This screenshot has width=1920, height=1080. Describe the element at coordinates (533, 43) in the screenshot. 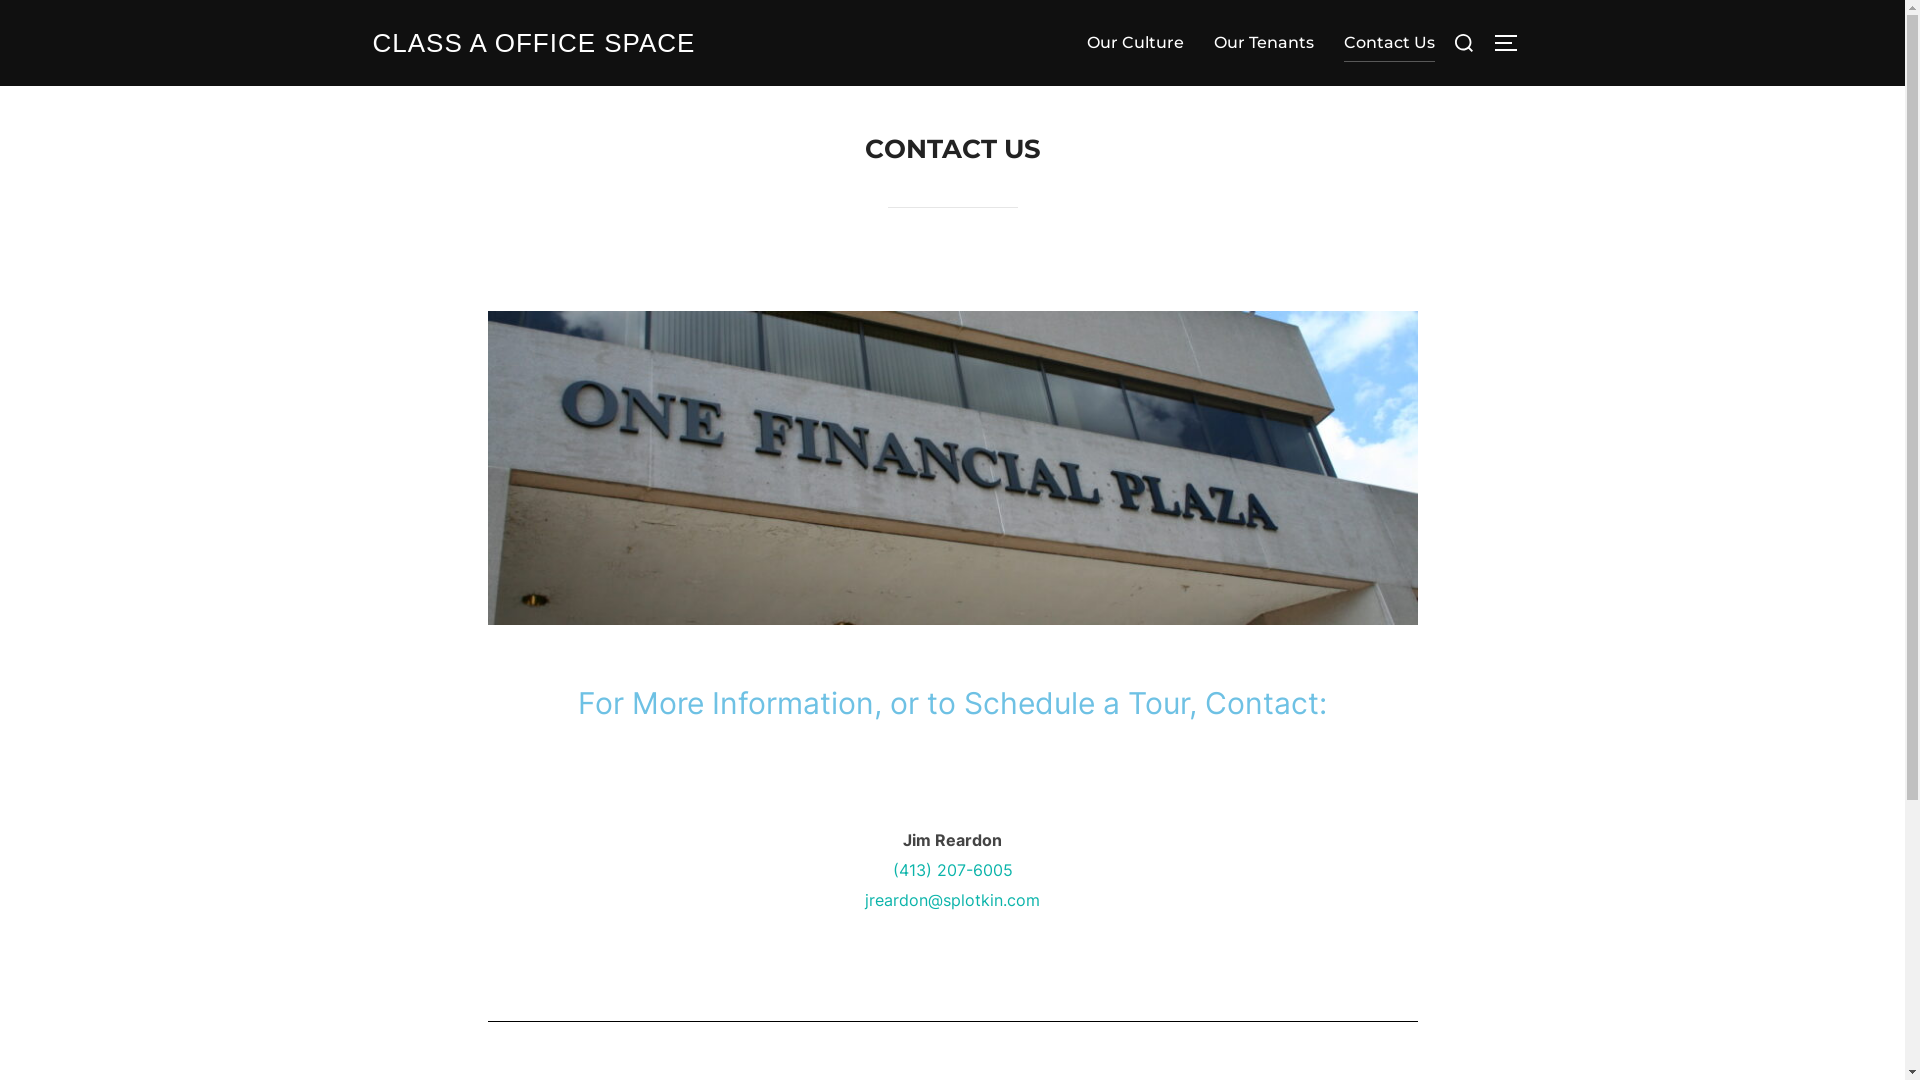

I see `'CLASS A OFFICE SPACE'` at that location.